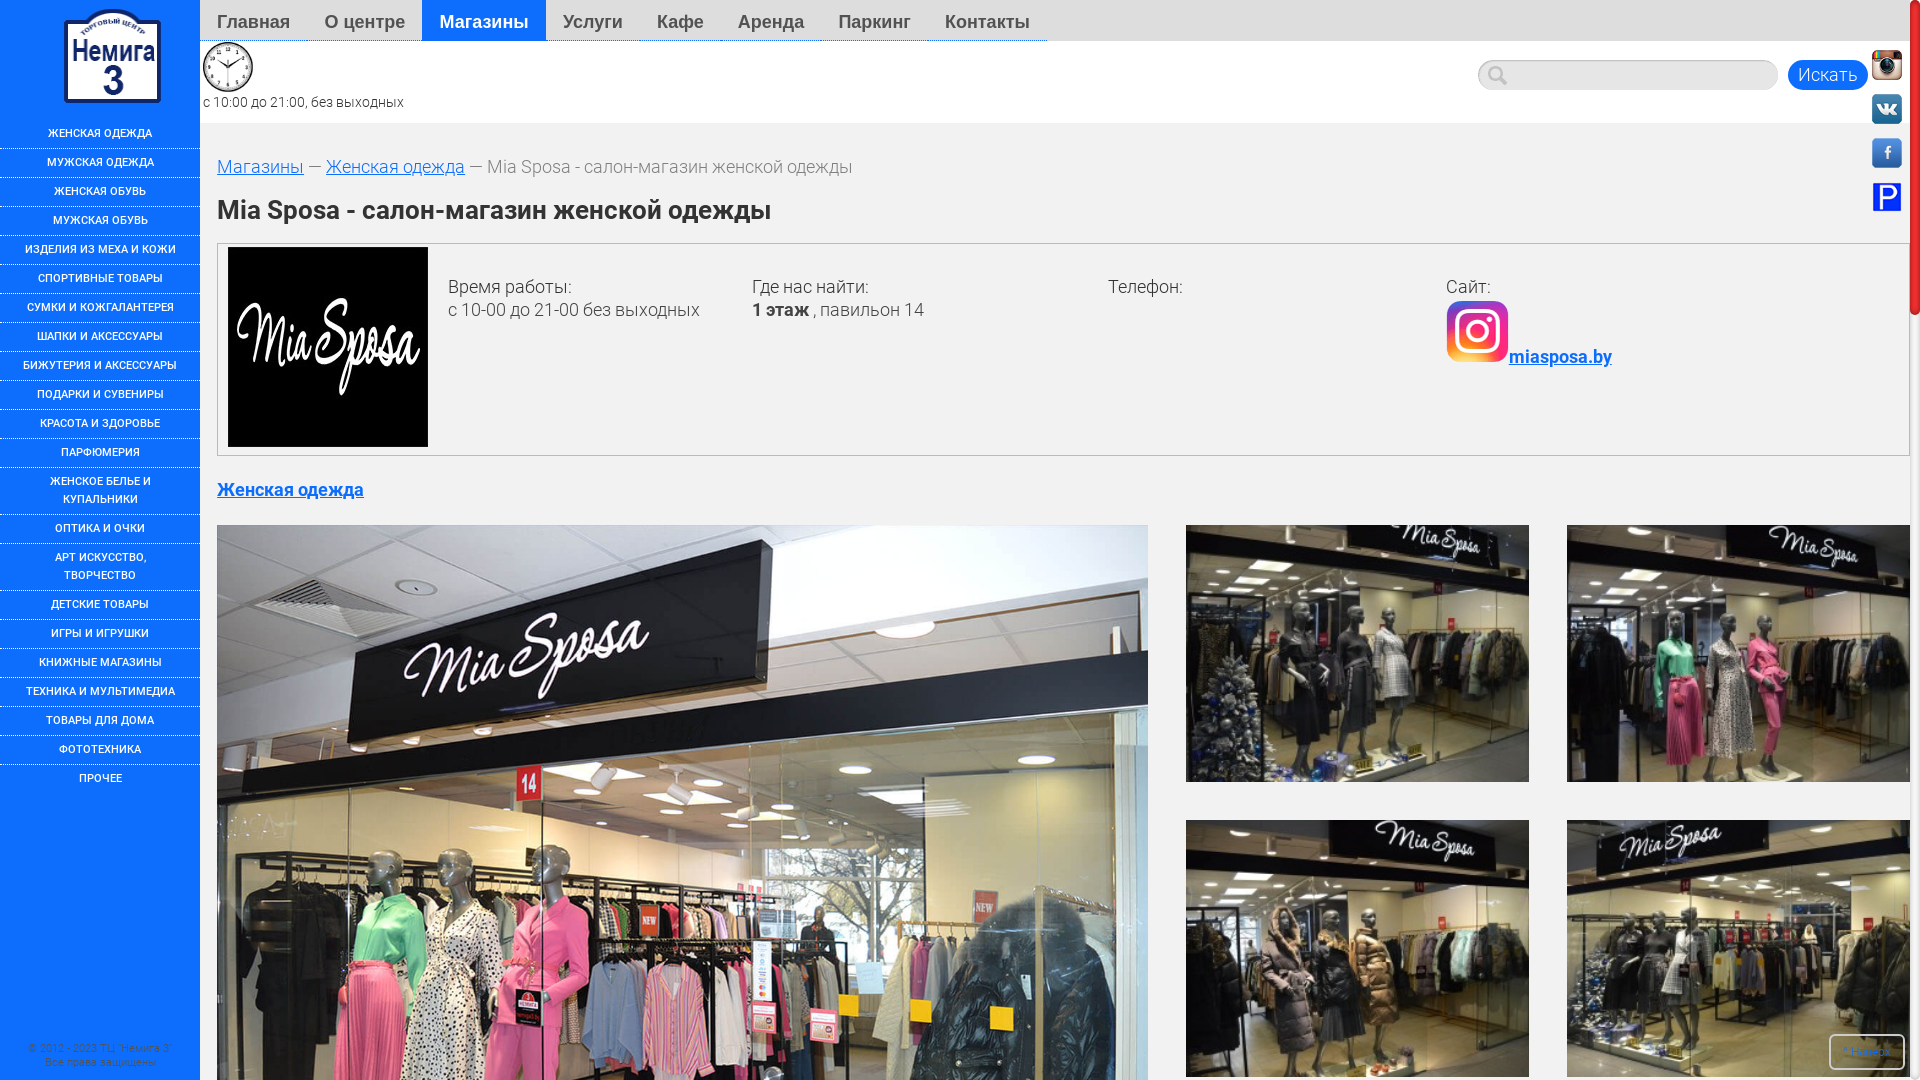 This screenshot has width=1920, height=1080. I want to click on 'miasposa.by', so click(1445, 355).